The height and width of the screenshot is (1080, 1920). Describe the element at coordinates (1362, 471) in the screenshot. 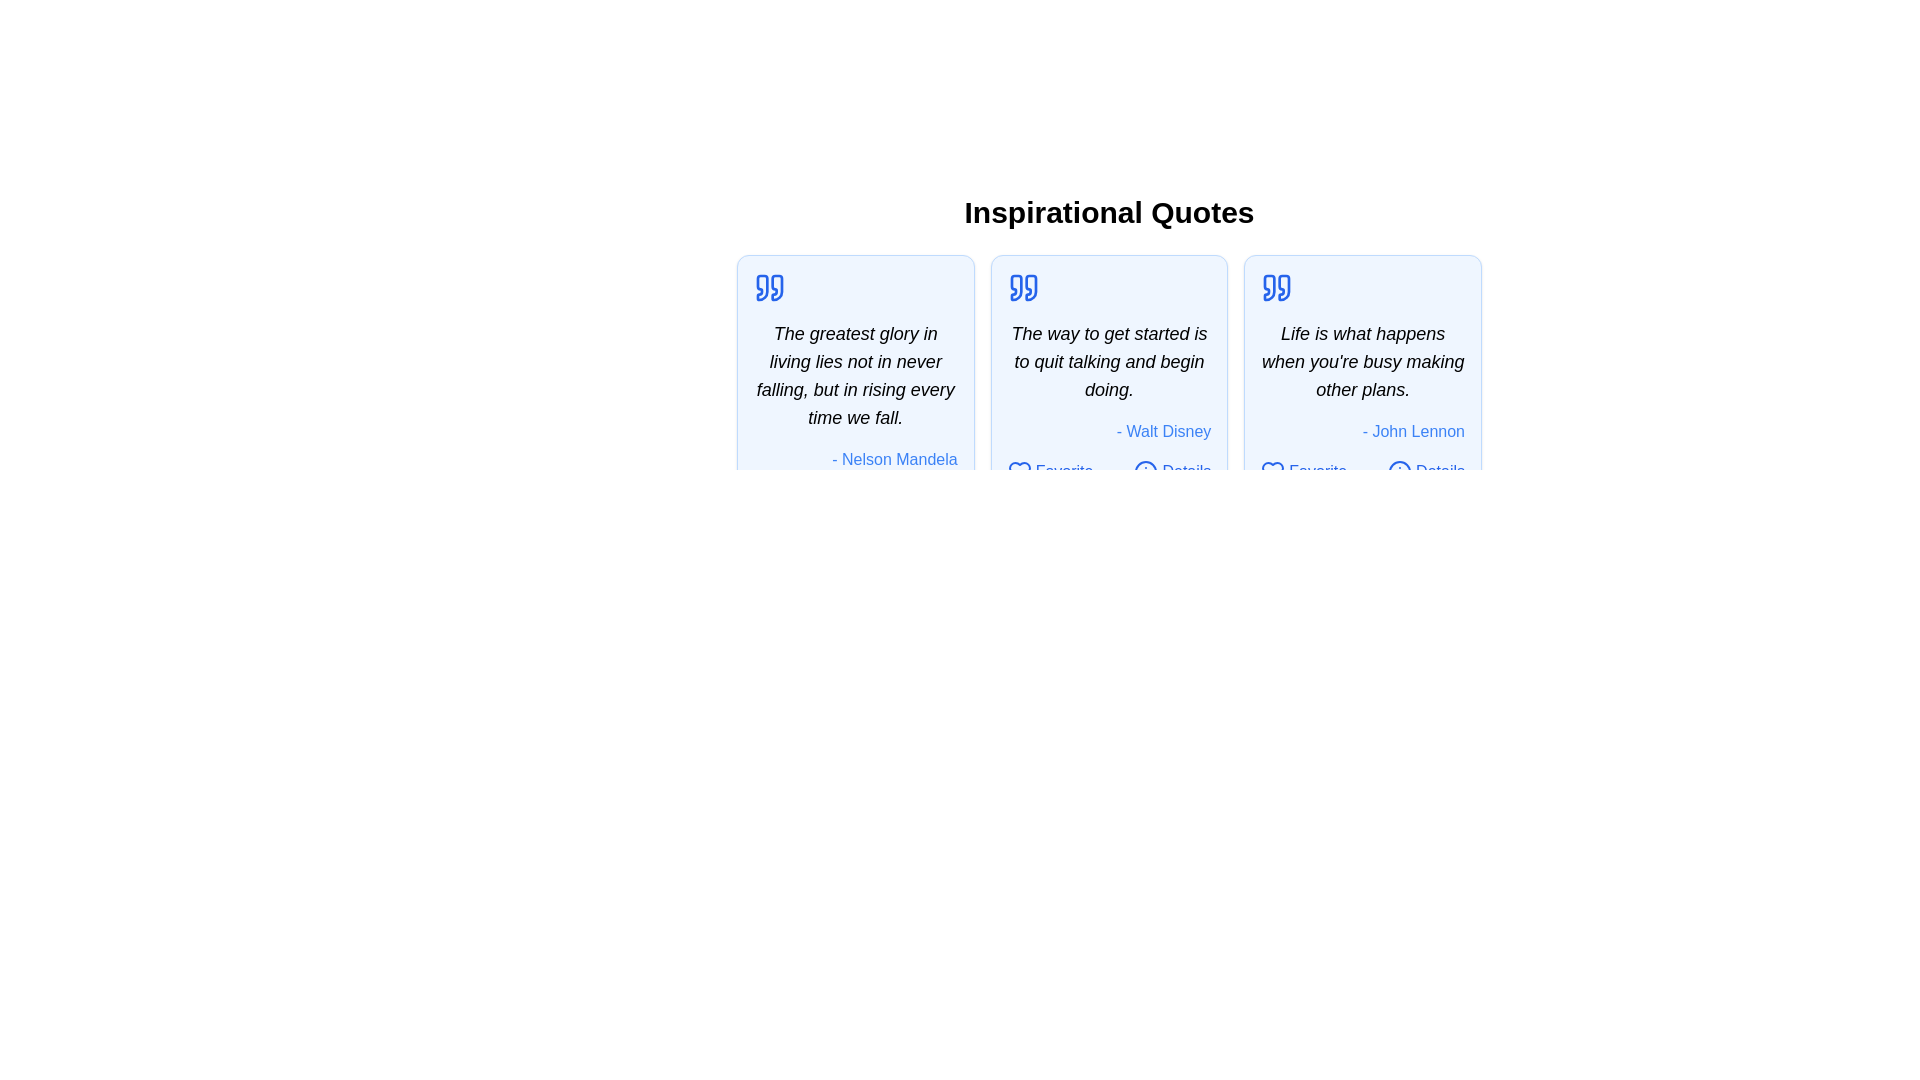

I see `the 'Favorite' interactive button located at the bottom of the rightmost card under the quote 'Life is what happens when you're busy making other plans.' to trigger a hover effect` at that location.